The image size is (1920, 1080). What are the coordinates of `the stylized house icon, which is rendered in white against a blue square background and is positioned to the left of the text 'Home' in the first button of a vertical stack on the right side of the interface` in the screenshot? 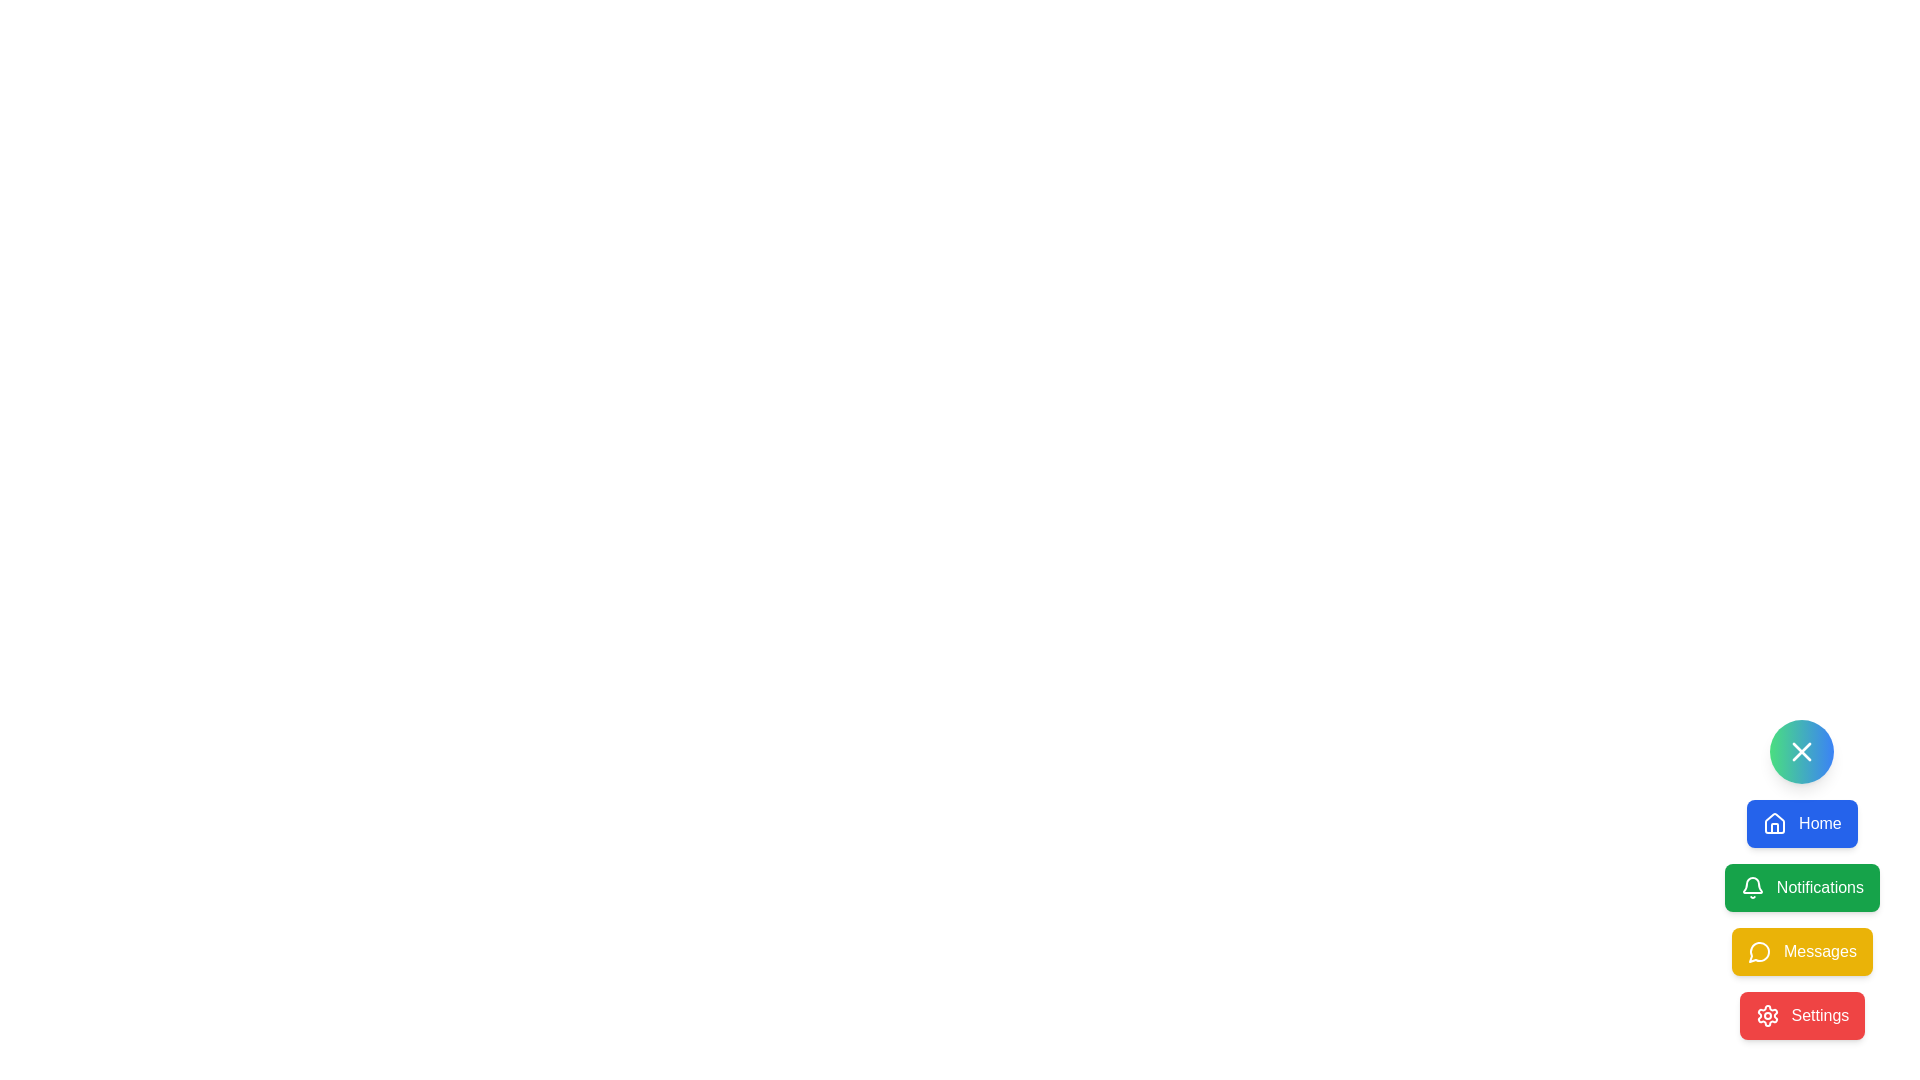 It's located at (1775, 824).